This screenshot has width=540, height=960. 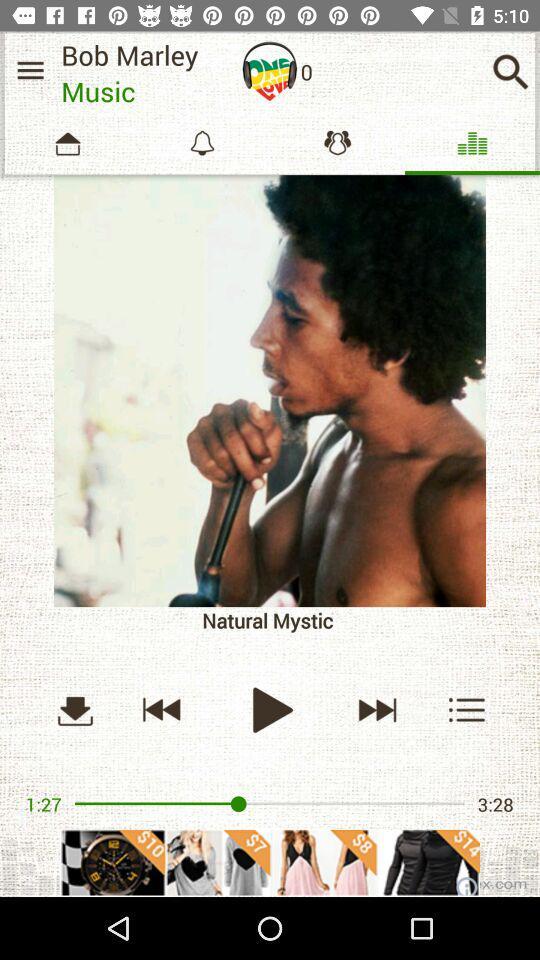 I want to click on advertisement, so click(x=270, y=861).